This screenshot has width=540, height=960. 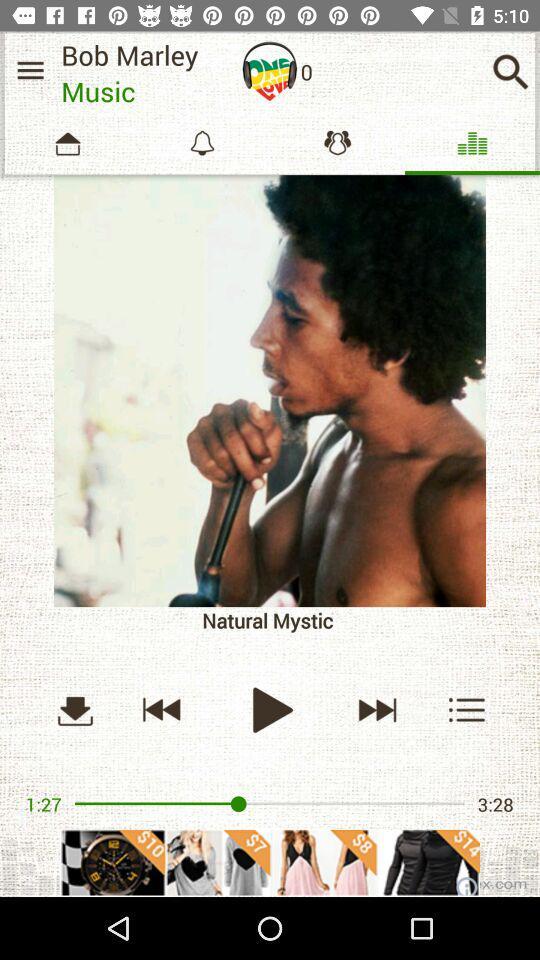 I want to click on advertisement, so click(x=270, y=861).